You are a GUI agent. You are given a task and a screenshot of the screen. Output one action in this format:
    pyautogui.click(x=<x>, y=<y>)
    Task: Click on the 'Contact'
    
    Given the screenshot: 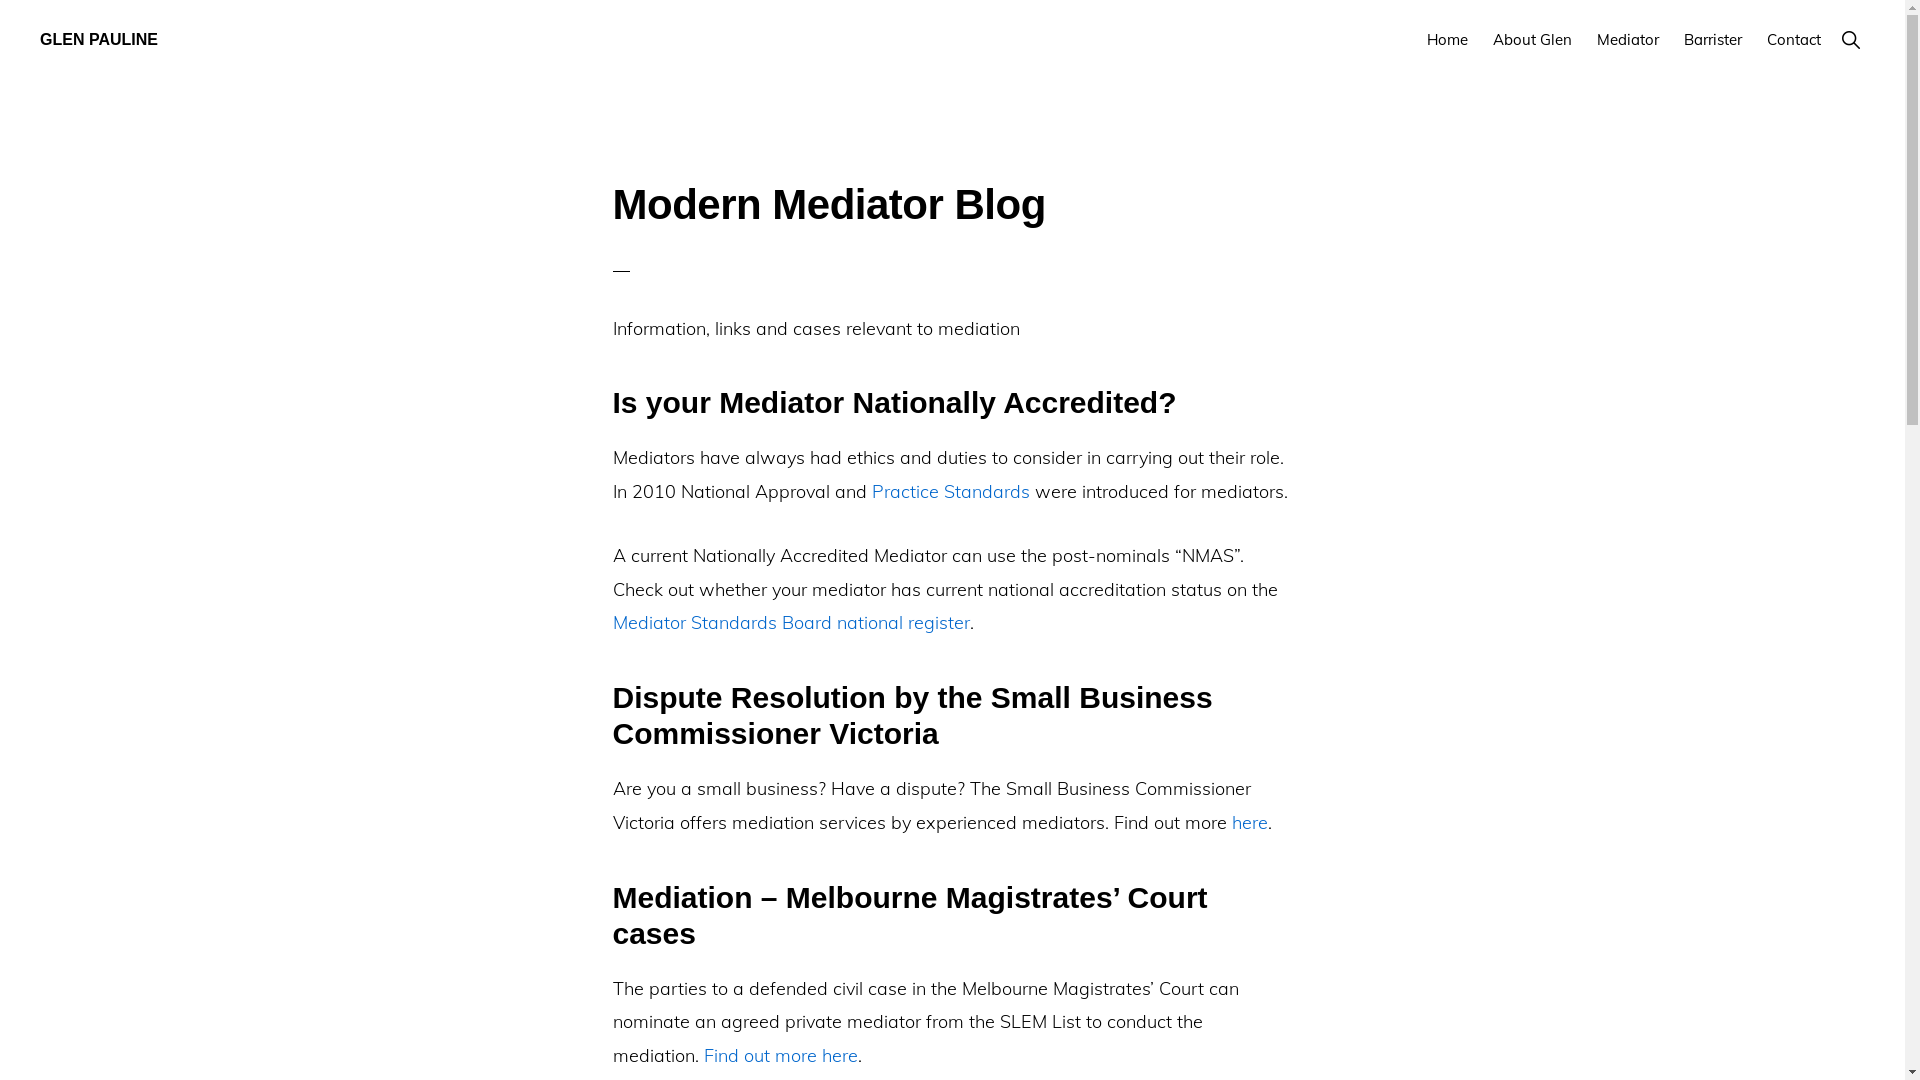 What is the action you would take?
    pyautogui.click(x=1794, y=39)
    